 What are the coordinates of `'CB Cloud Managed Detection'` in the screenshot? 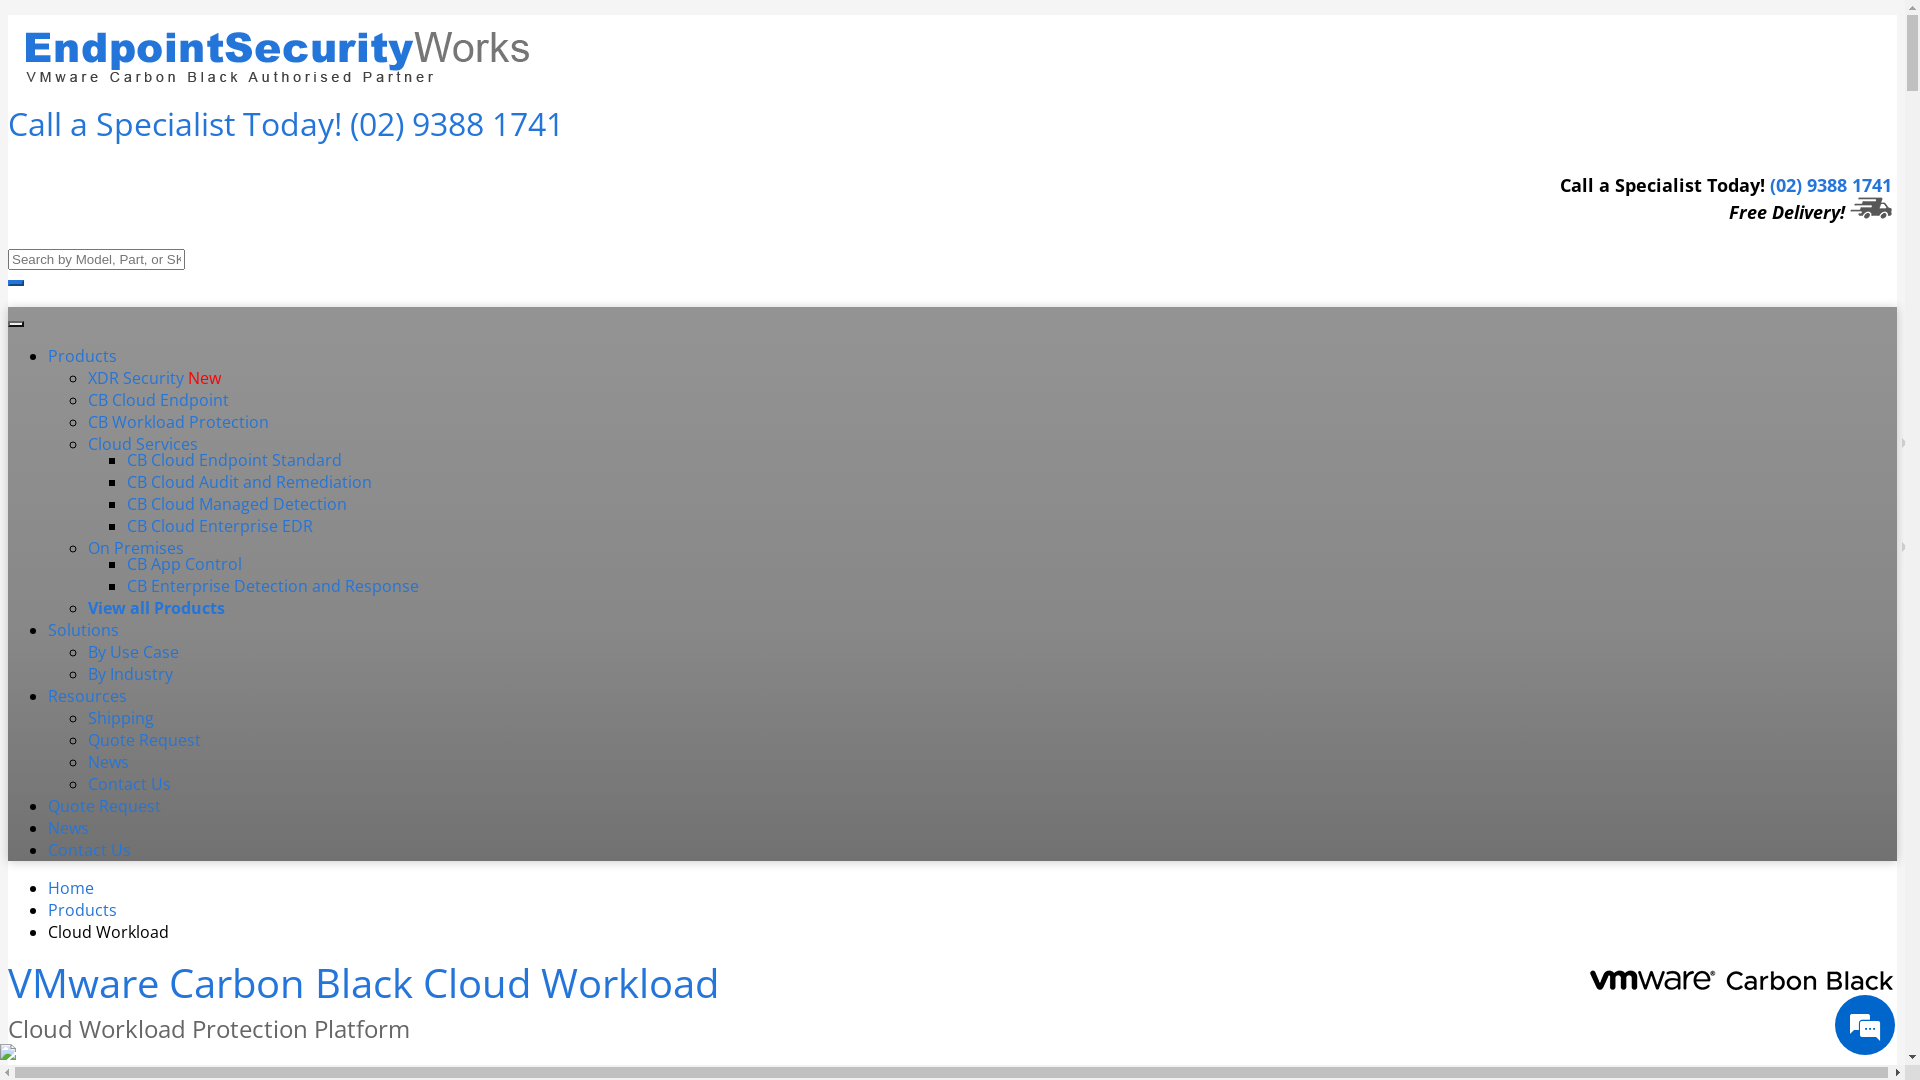 It's located at (125, 503).